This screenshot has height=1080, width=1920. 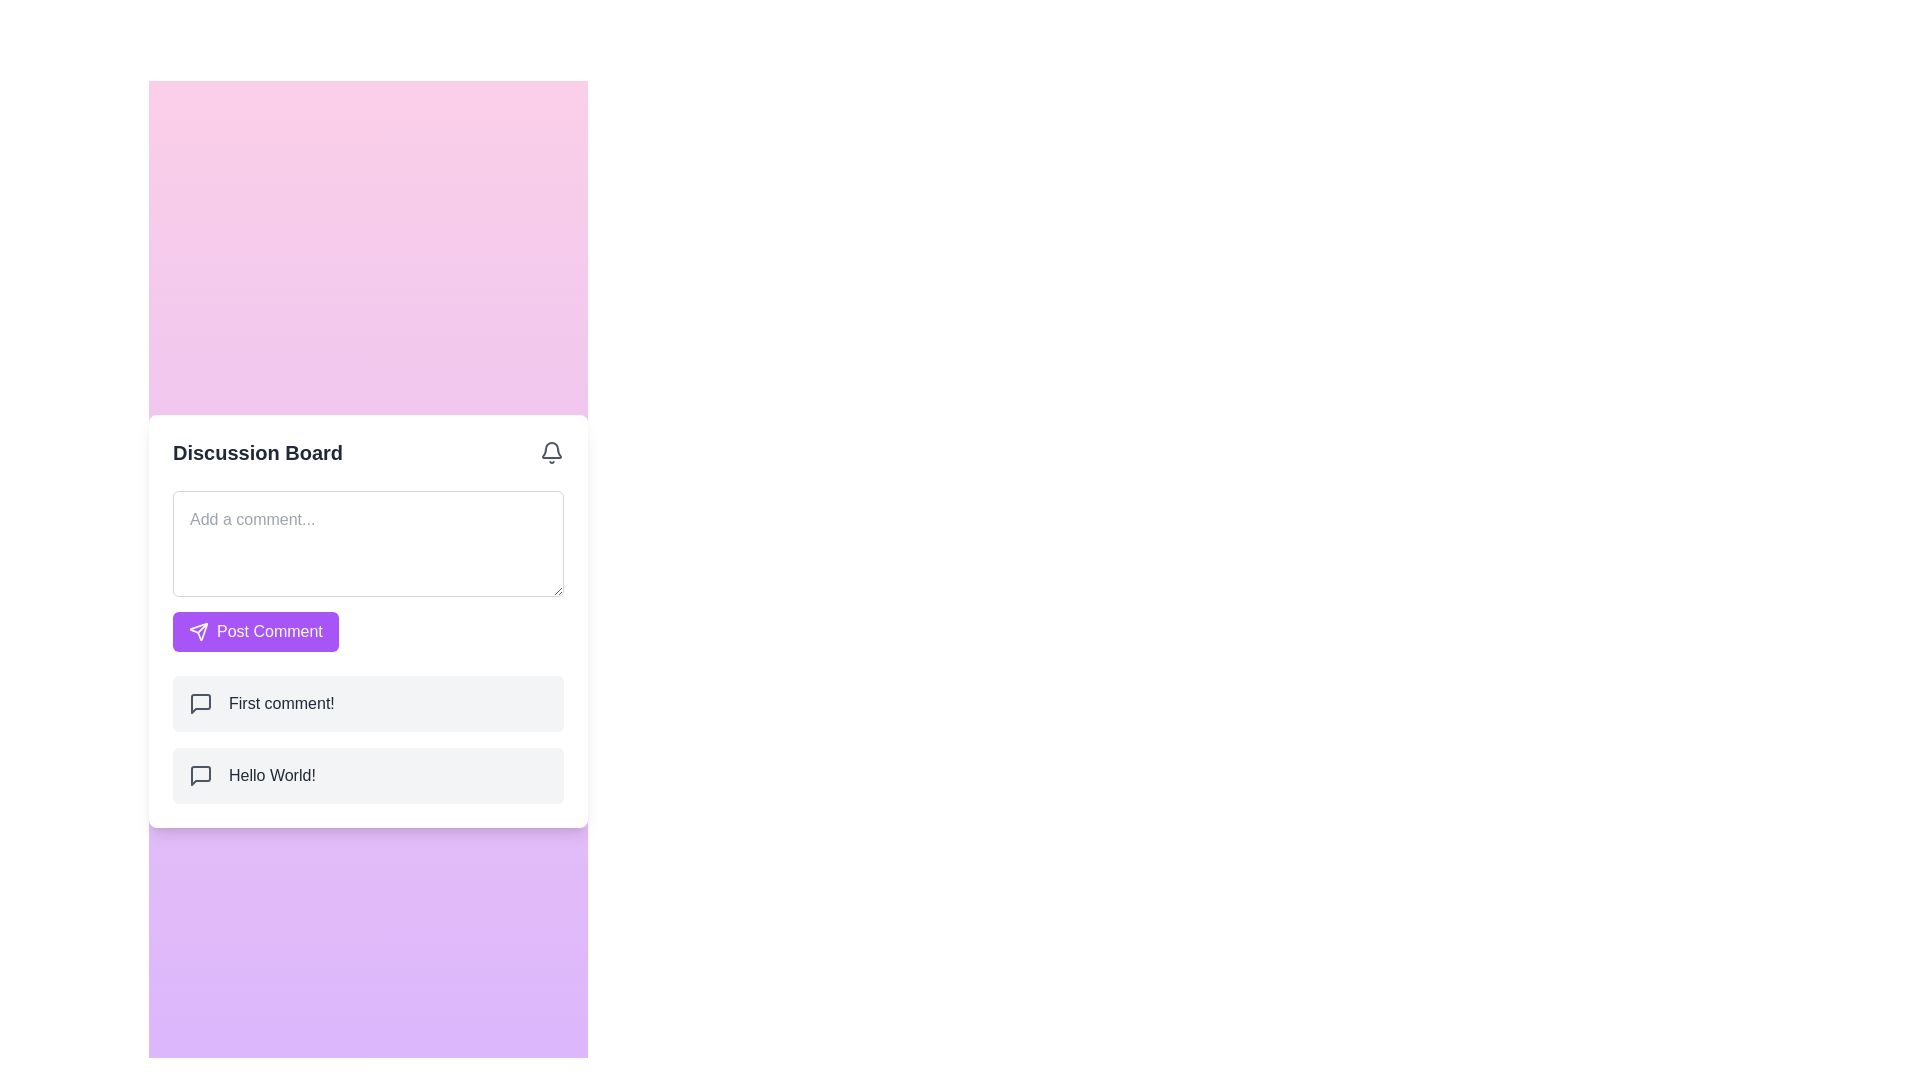 I want to click on the decorative icon related to comments, positioned to the left of the text 'First comment!' in the comments section, so click(x=201, y=701).